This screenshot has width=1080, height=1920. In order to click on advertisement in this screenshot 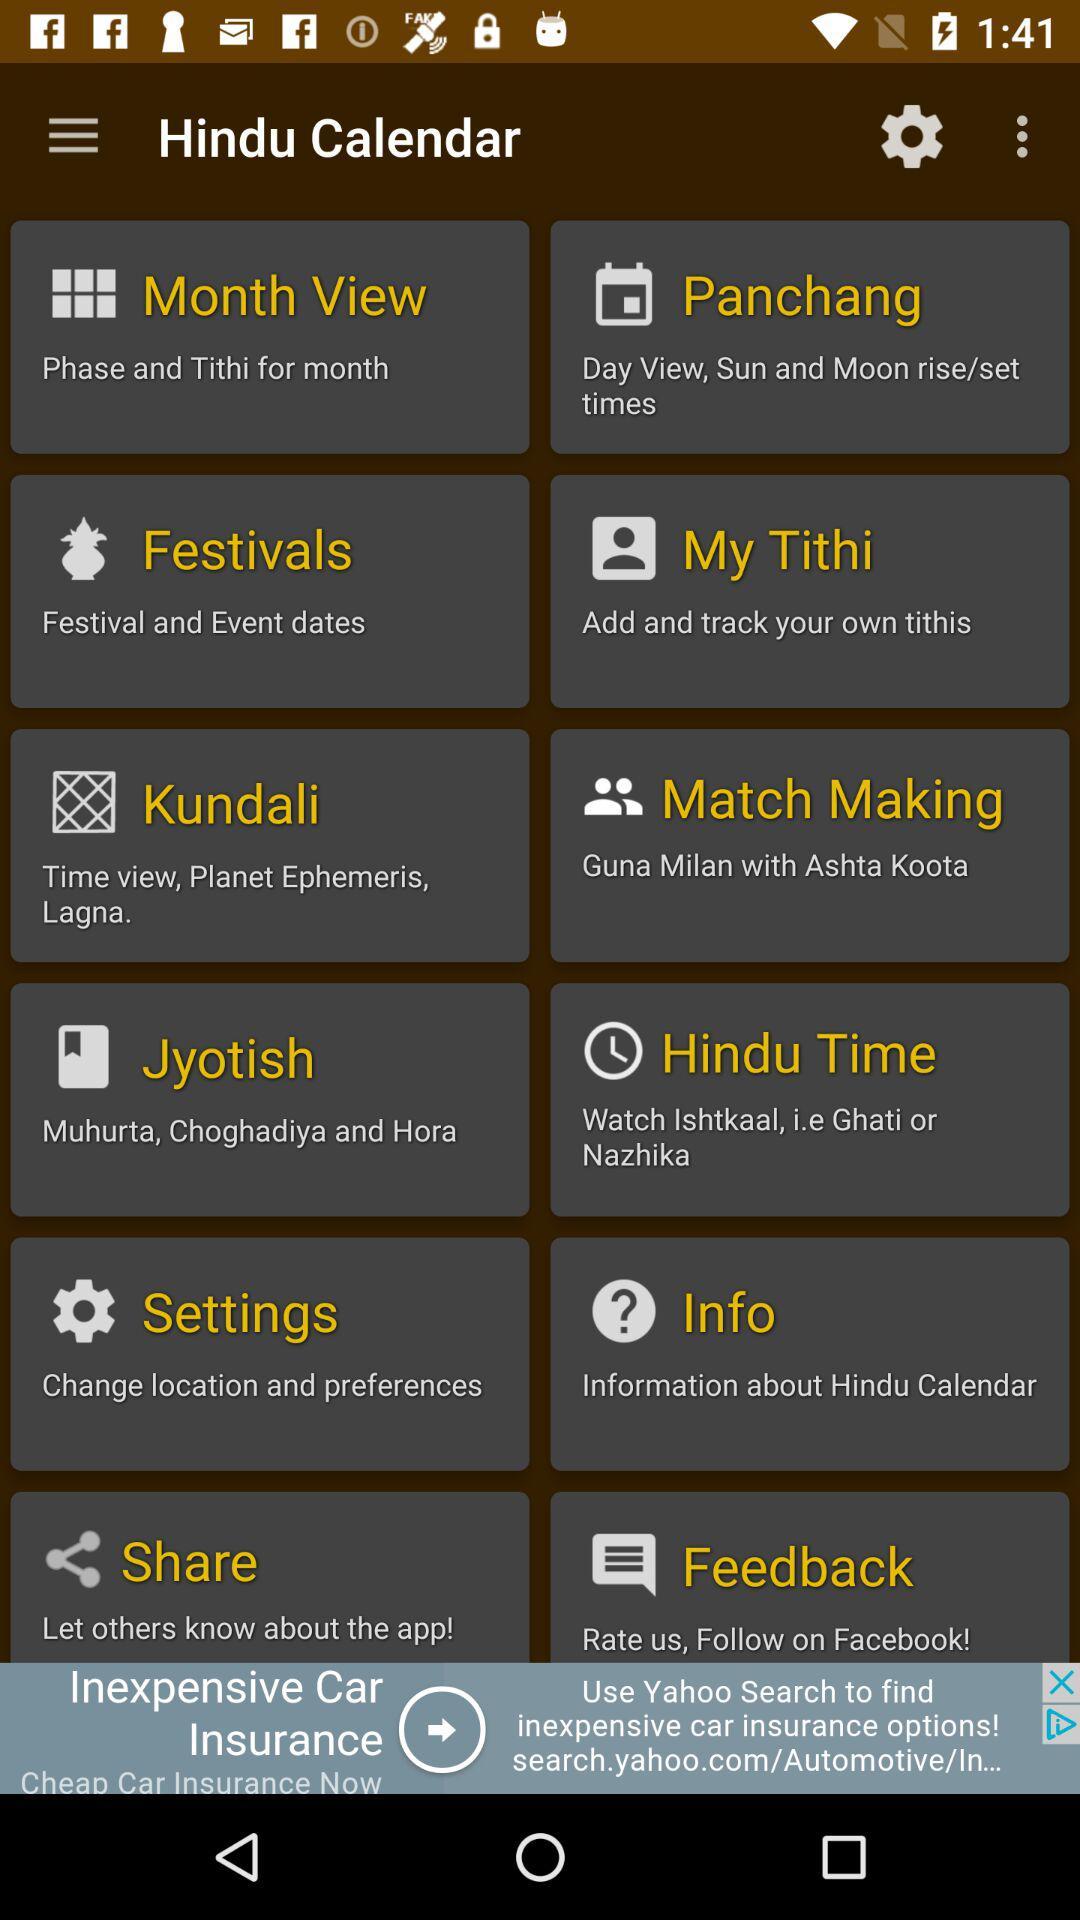, I will do `click(540, 1727)`.